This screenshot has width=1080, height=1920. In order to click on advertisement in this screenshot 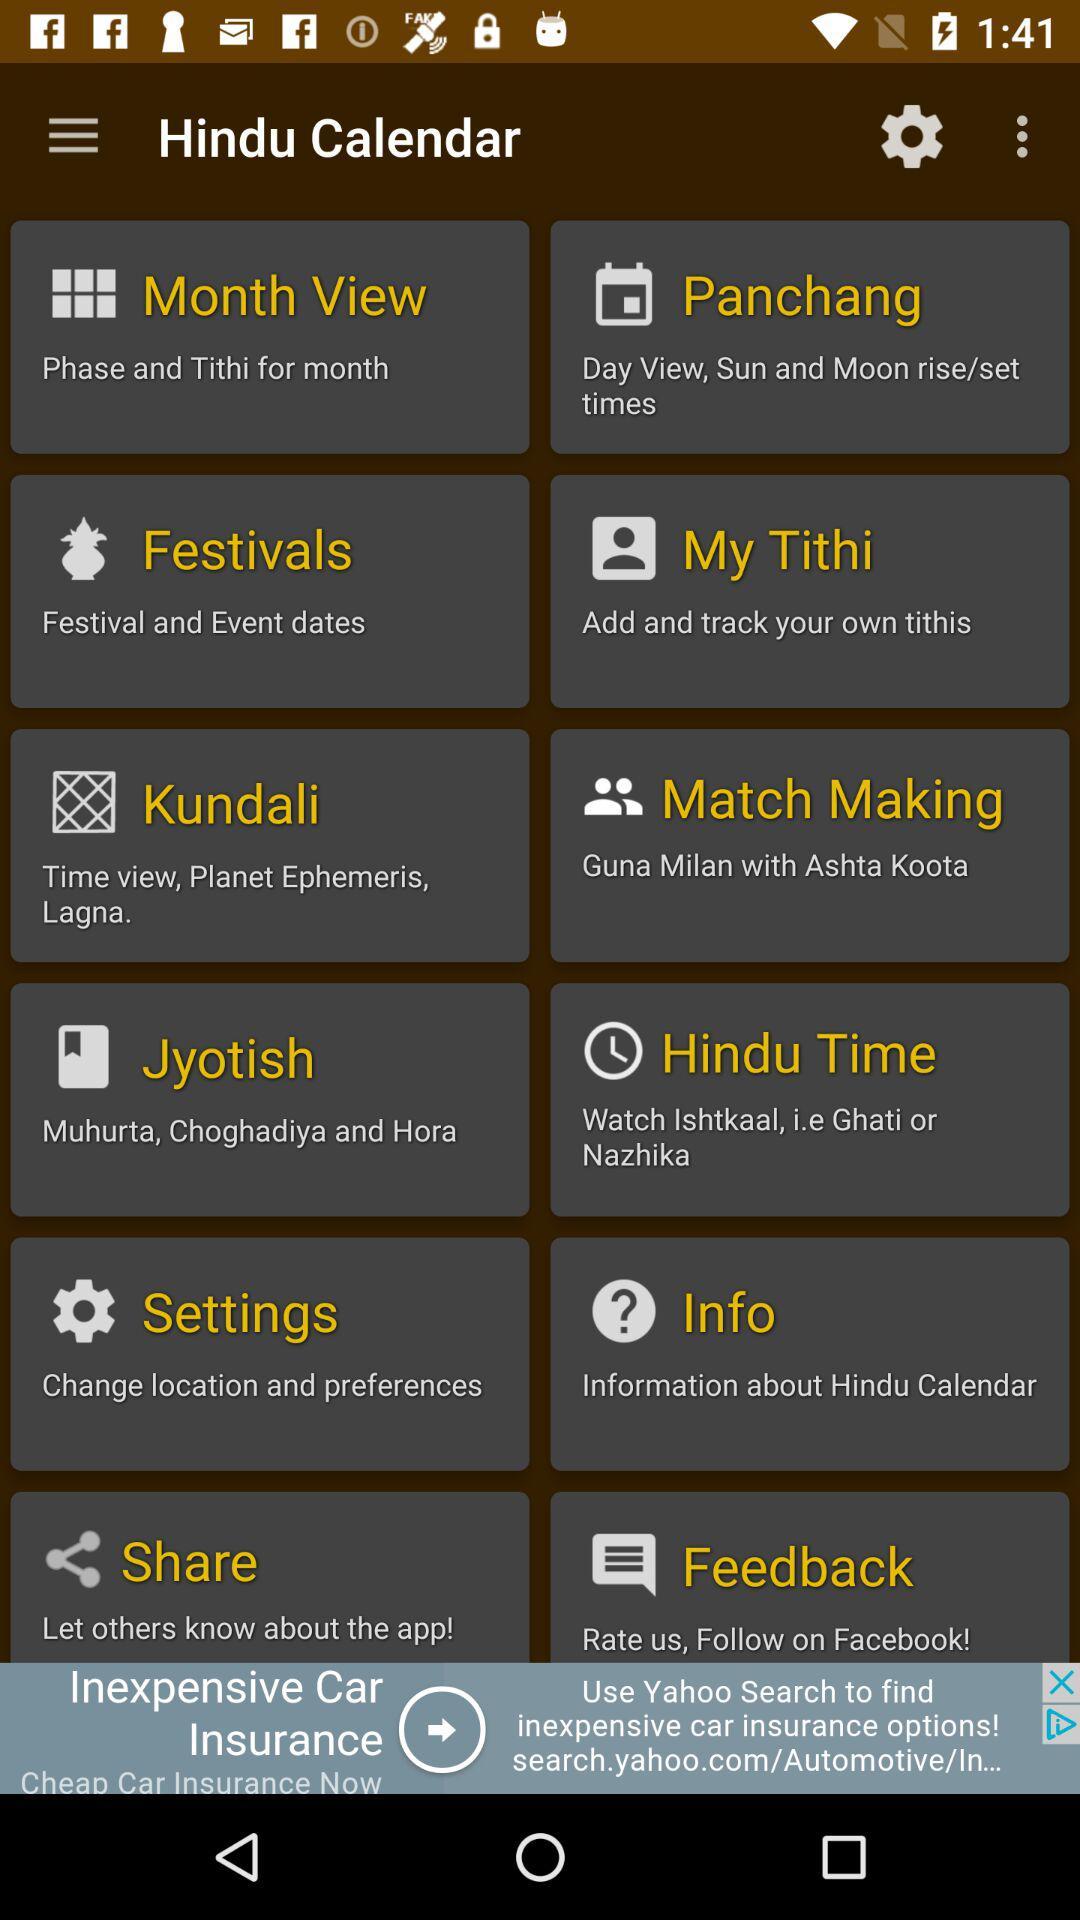, I will do `click(540, 1727)`.